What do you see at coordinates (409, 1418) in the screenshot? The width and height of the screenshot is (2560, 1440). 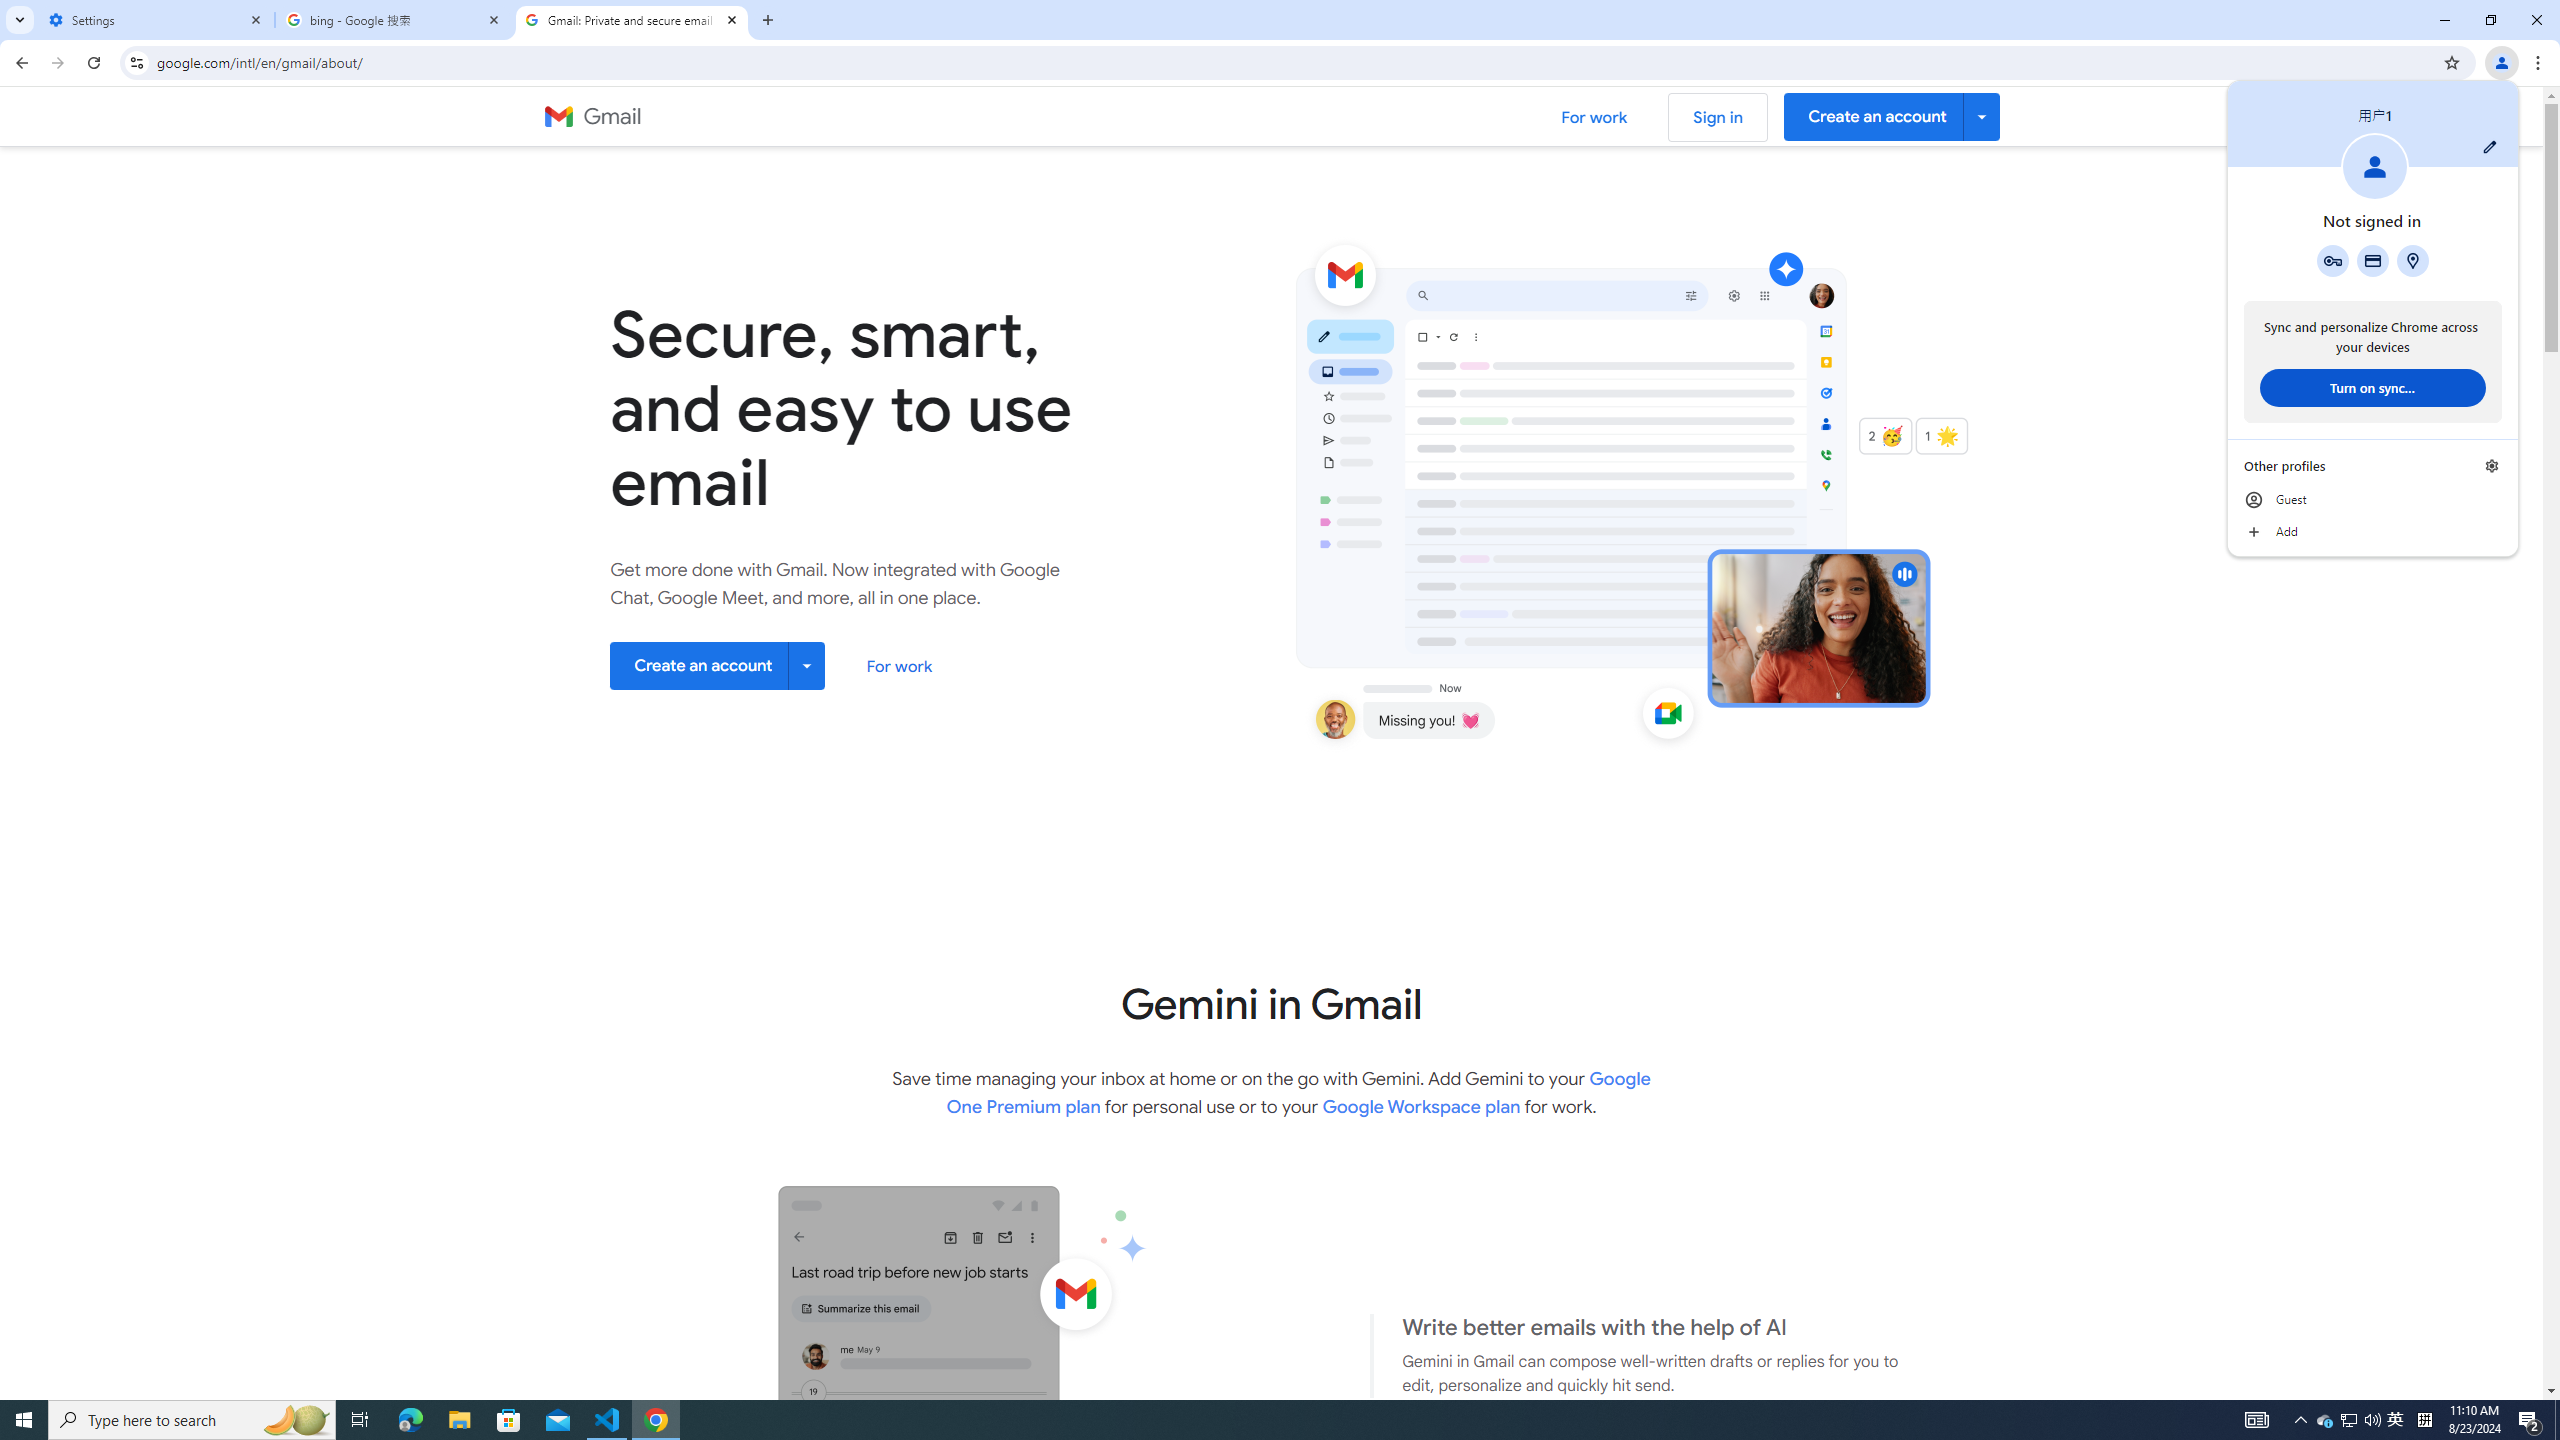 I see `'Microsoft Edge'` at bounding box center [409, 1418].